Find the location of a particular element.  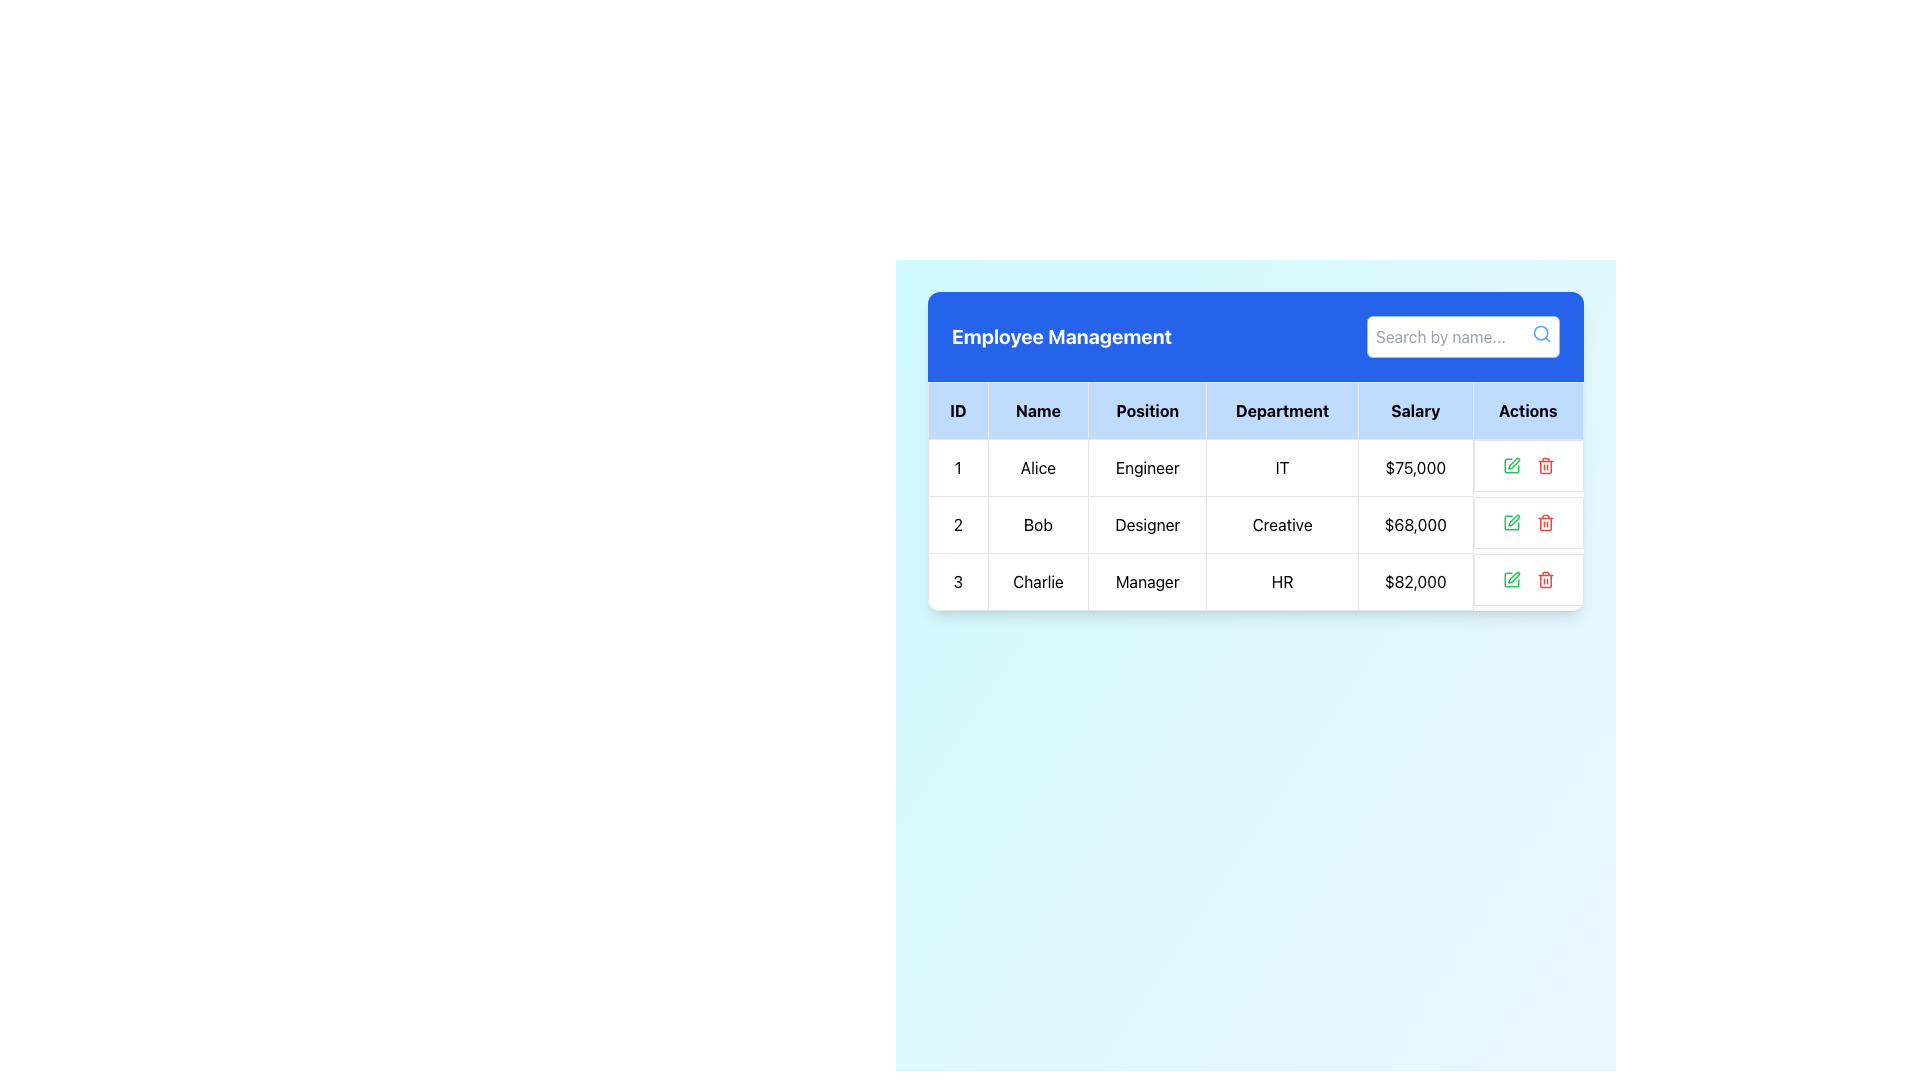

the red delete icon in the Actions column of Charlie's row to initiate deletion of the row is located at coordinates (1527, 579).